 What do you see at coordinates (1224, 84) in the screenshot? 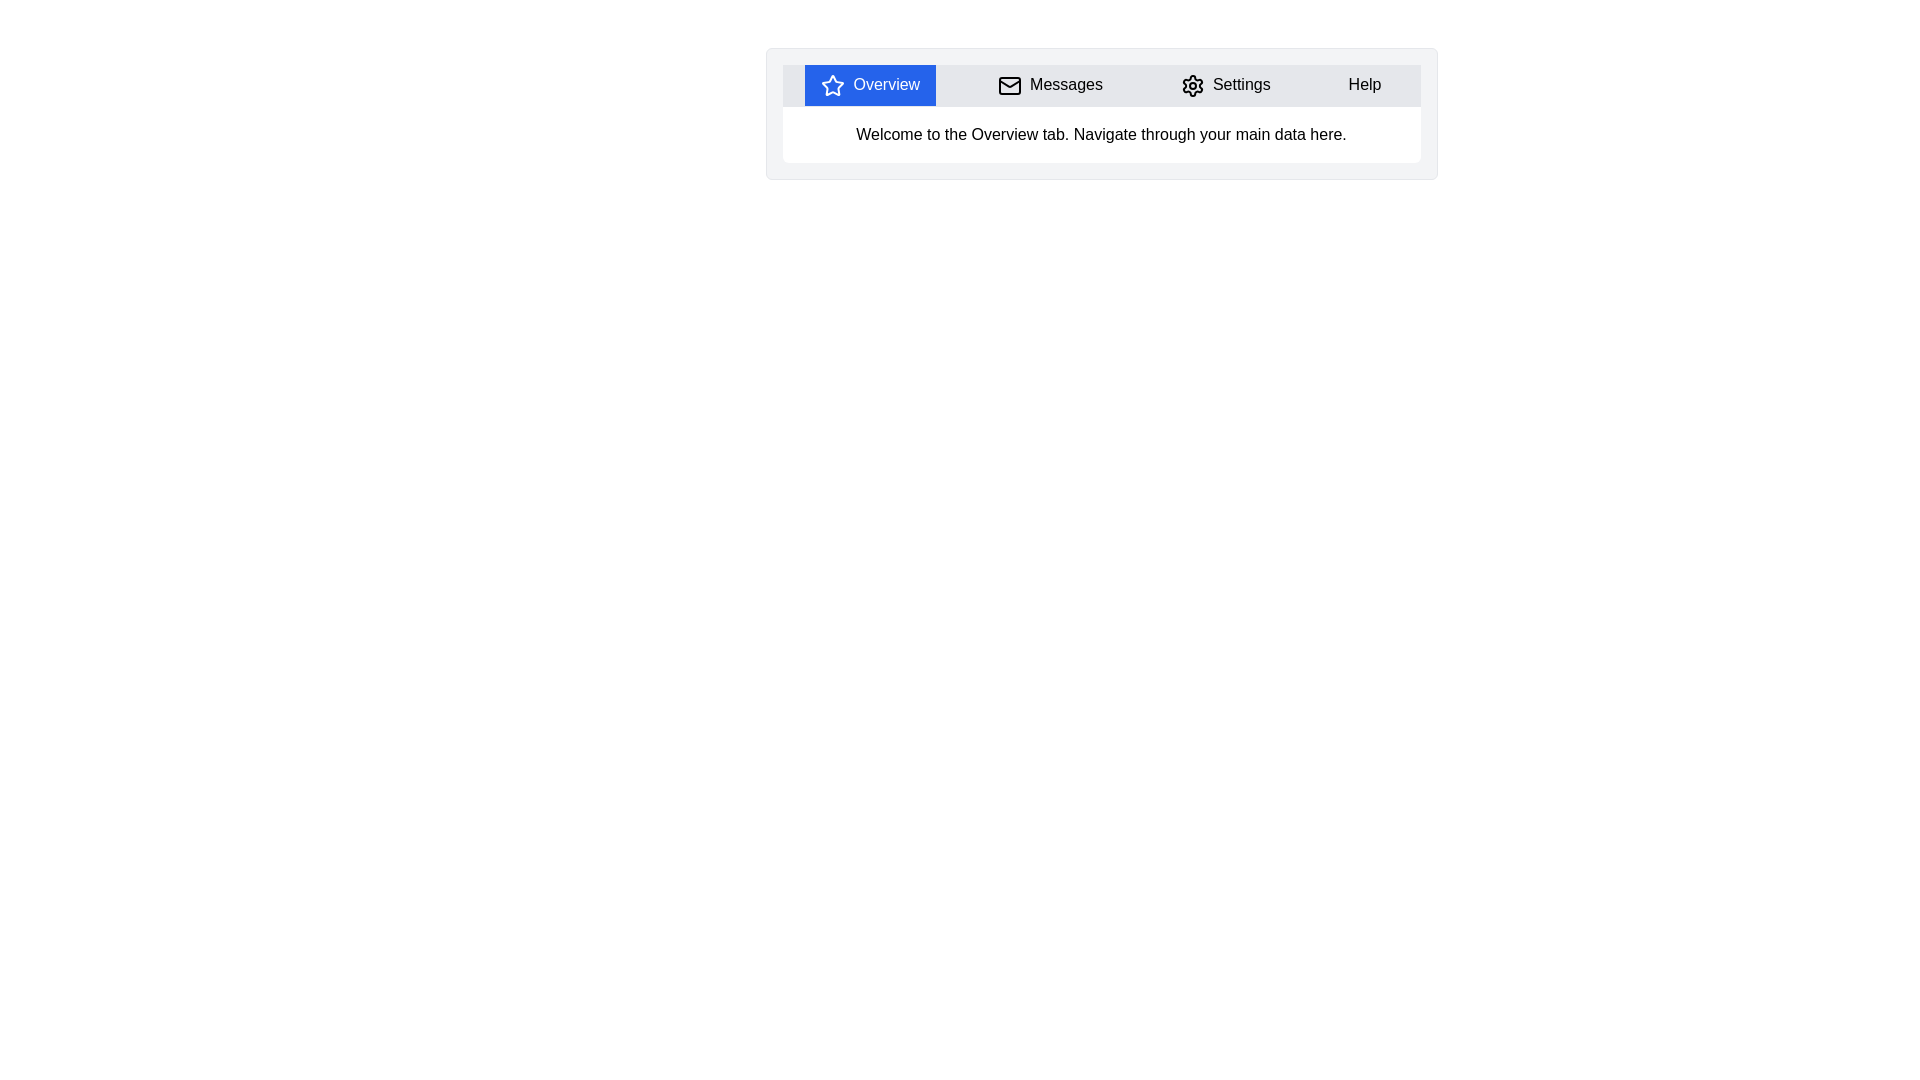
I see `the tab labeled Settings to observe its hover effects` at bounding box center [1224, 84].